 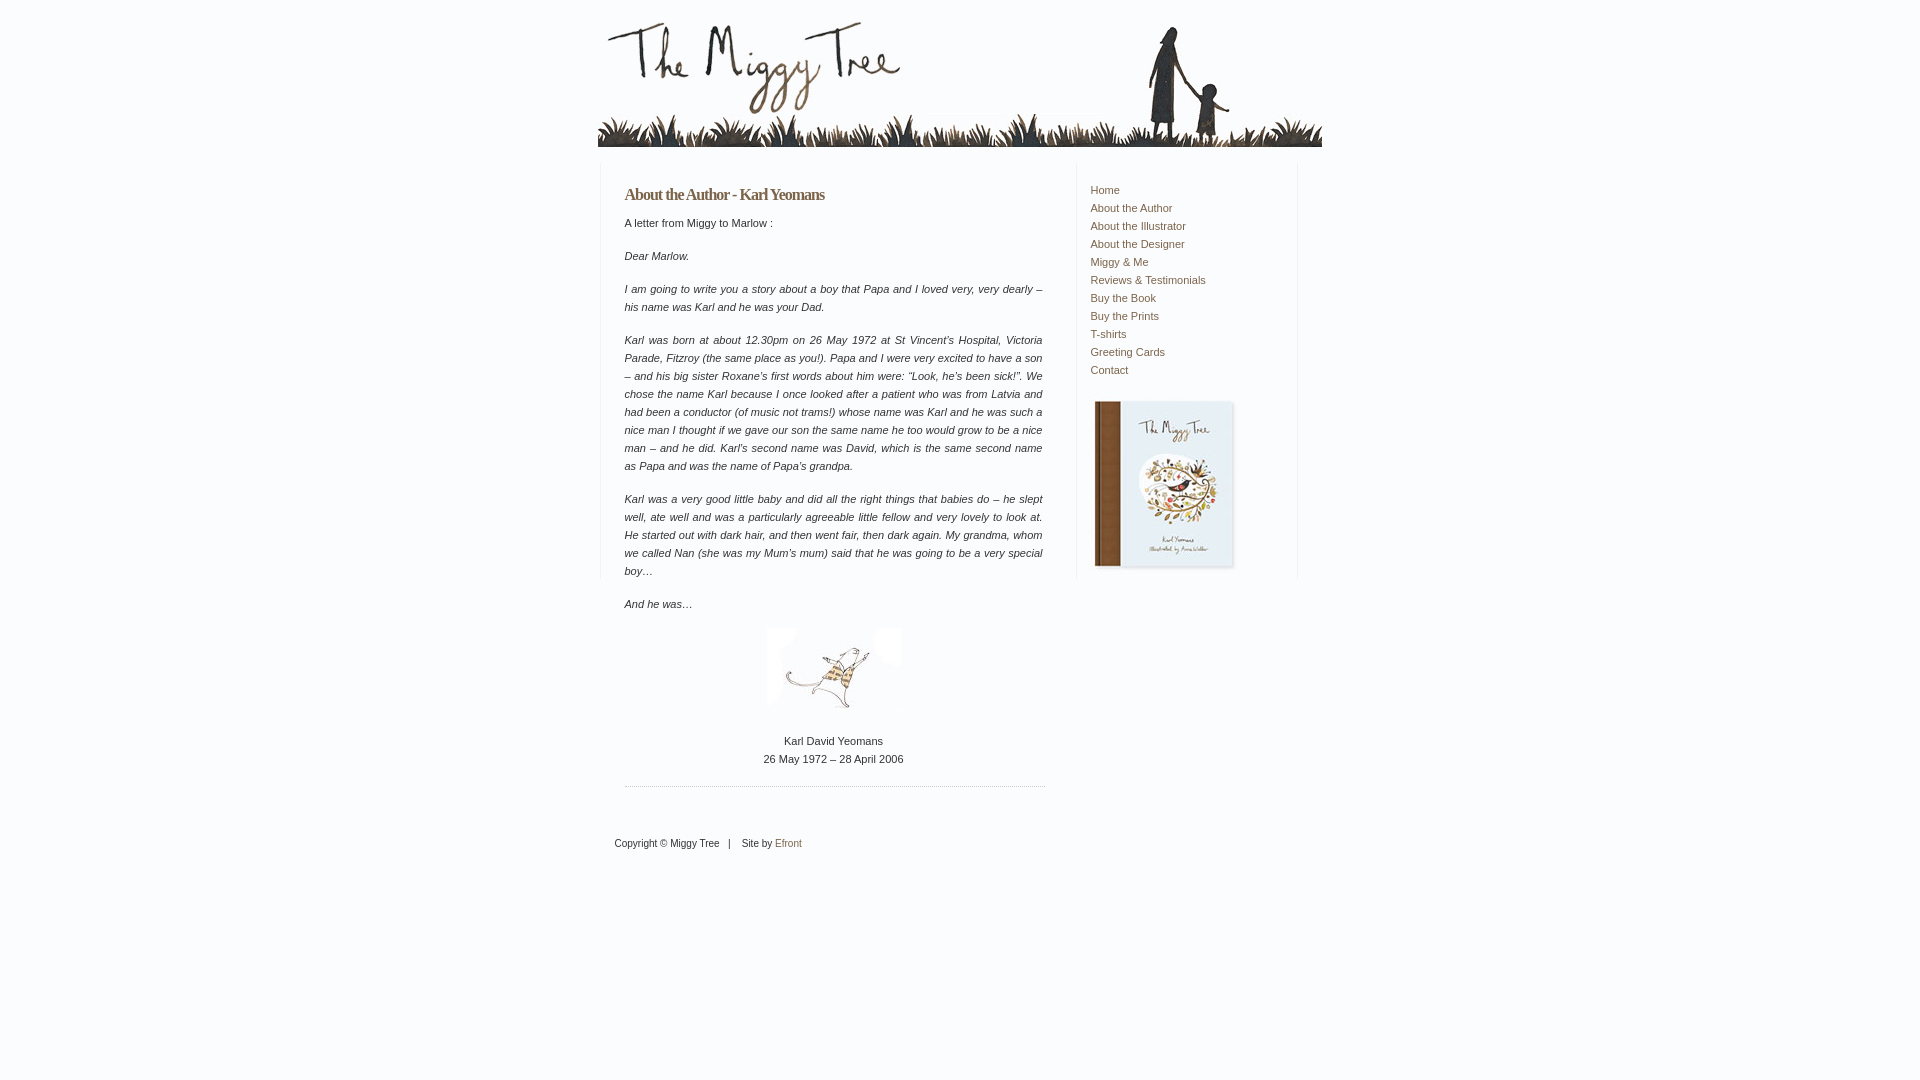 I want to click on 'Miggy & Me', so click(x=1180, y=261).